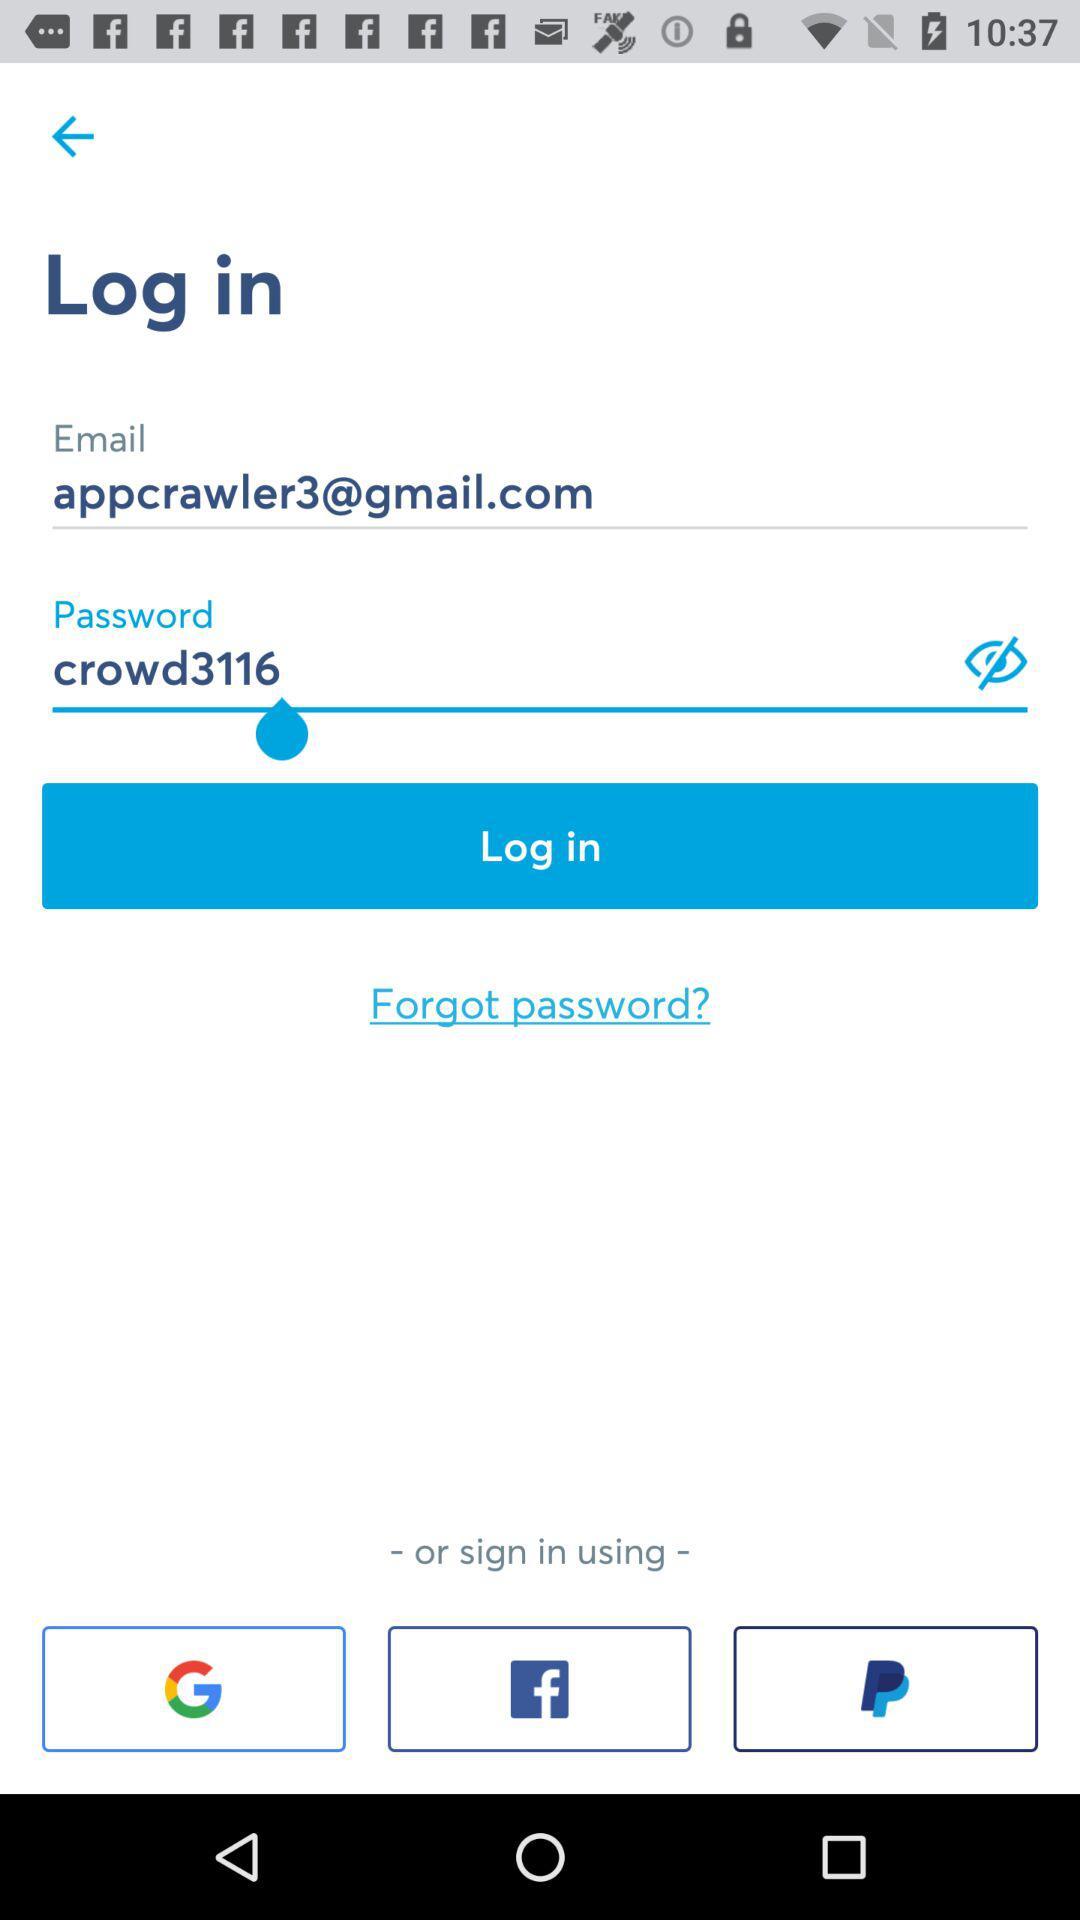 The image size is (1080, 1920). Describe the element at coordinates (540, 462) in the screenshot. I see `item below the log in icon` at that location.